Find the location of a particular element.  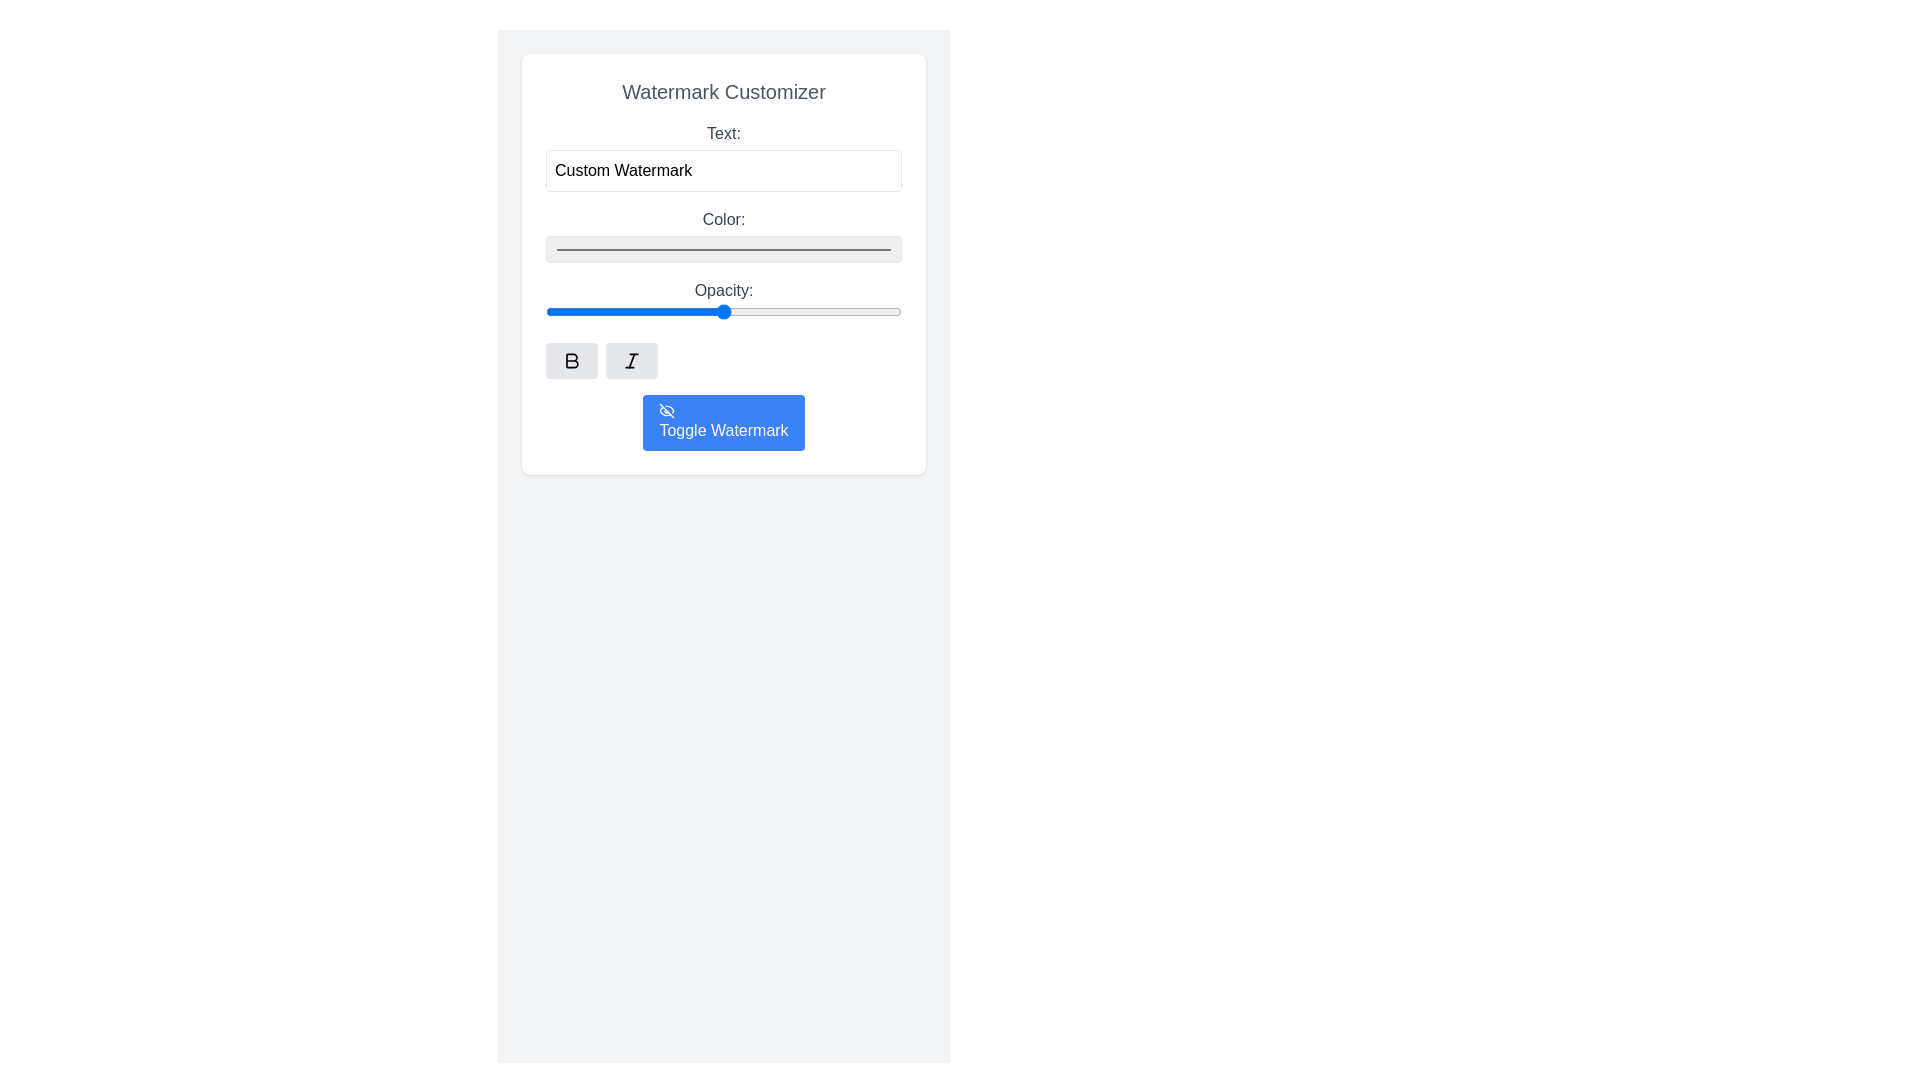

the icon resembling an italicized letter 'I' in the watermark customizer interface is located at coordinates (631, 361).